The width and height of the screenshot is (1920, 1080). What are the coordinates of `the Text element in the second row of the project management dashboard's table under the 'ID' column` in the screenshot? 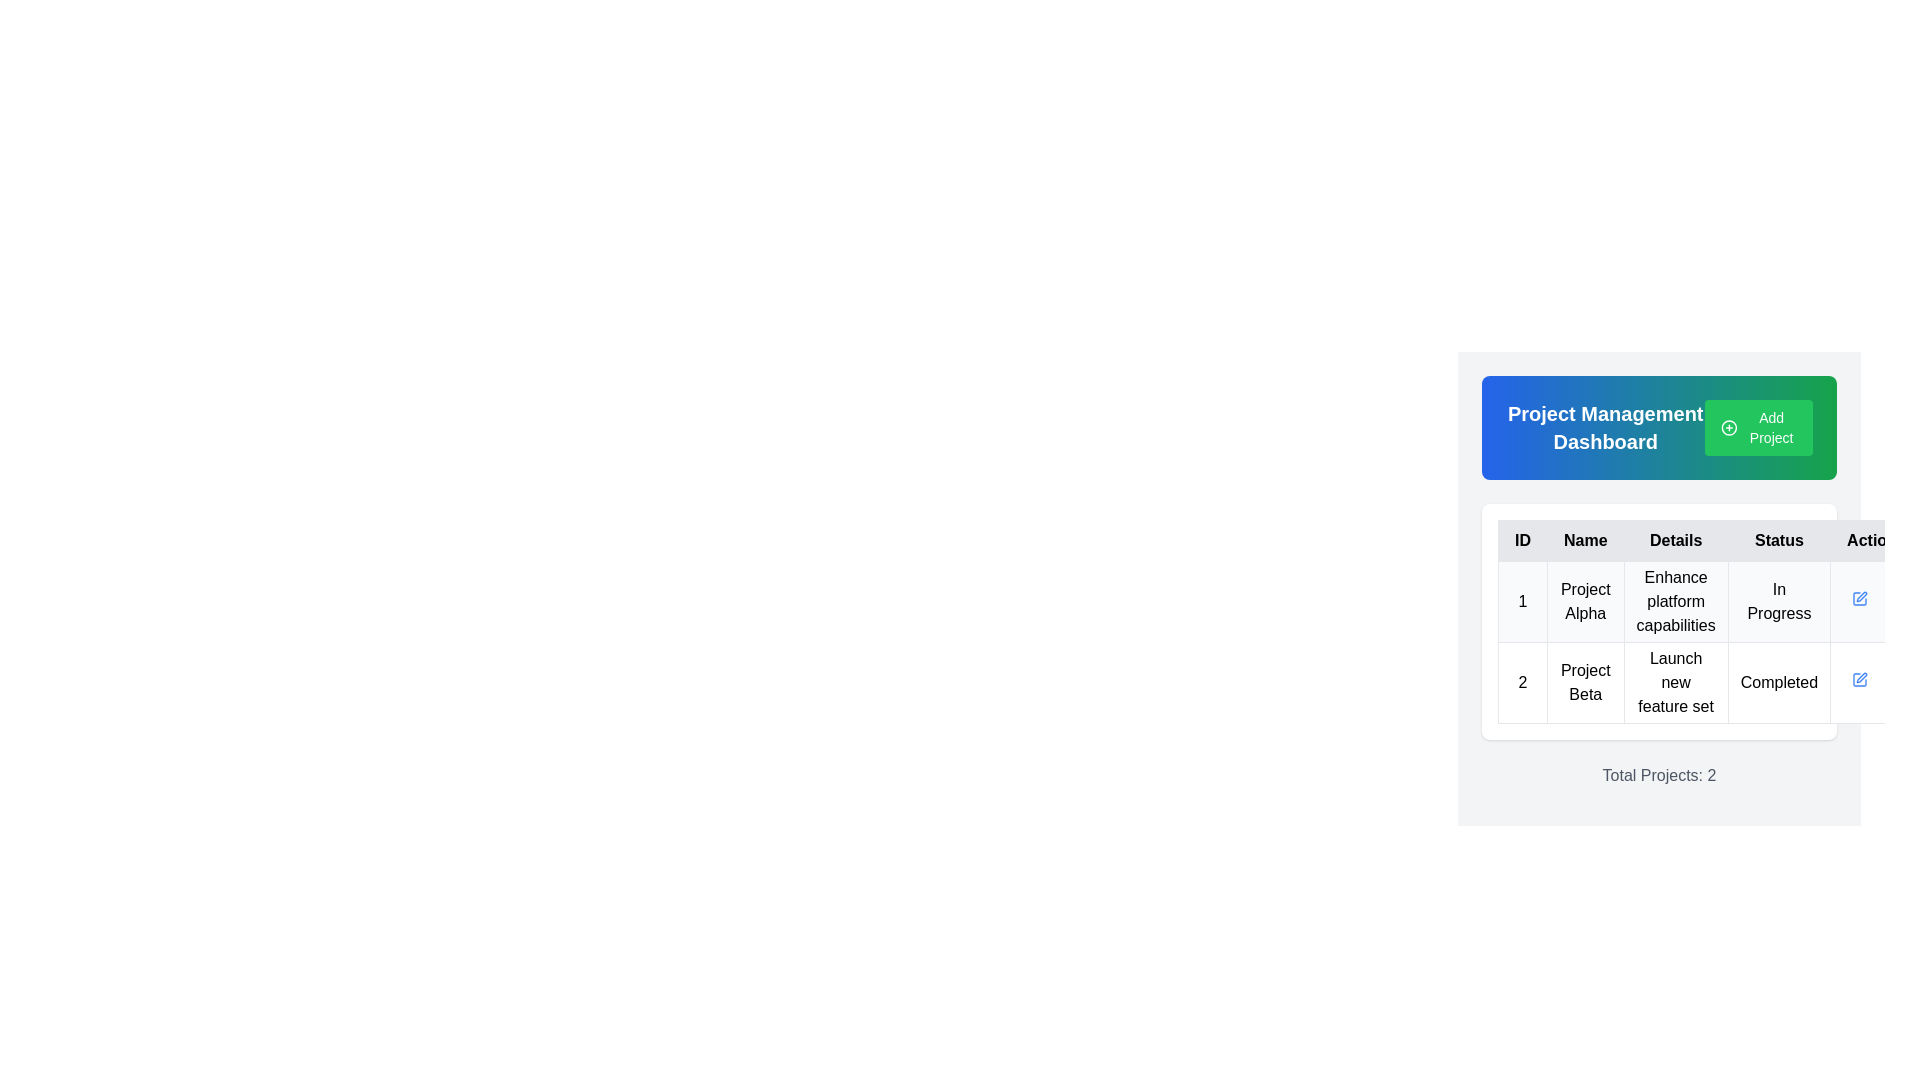 It's located at (1521, 681).